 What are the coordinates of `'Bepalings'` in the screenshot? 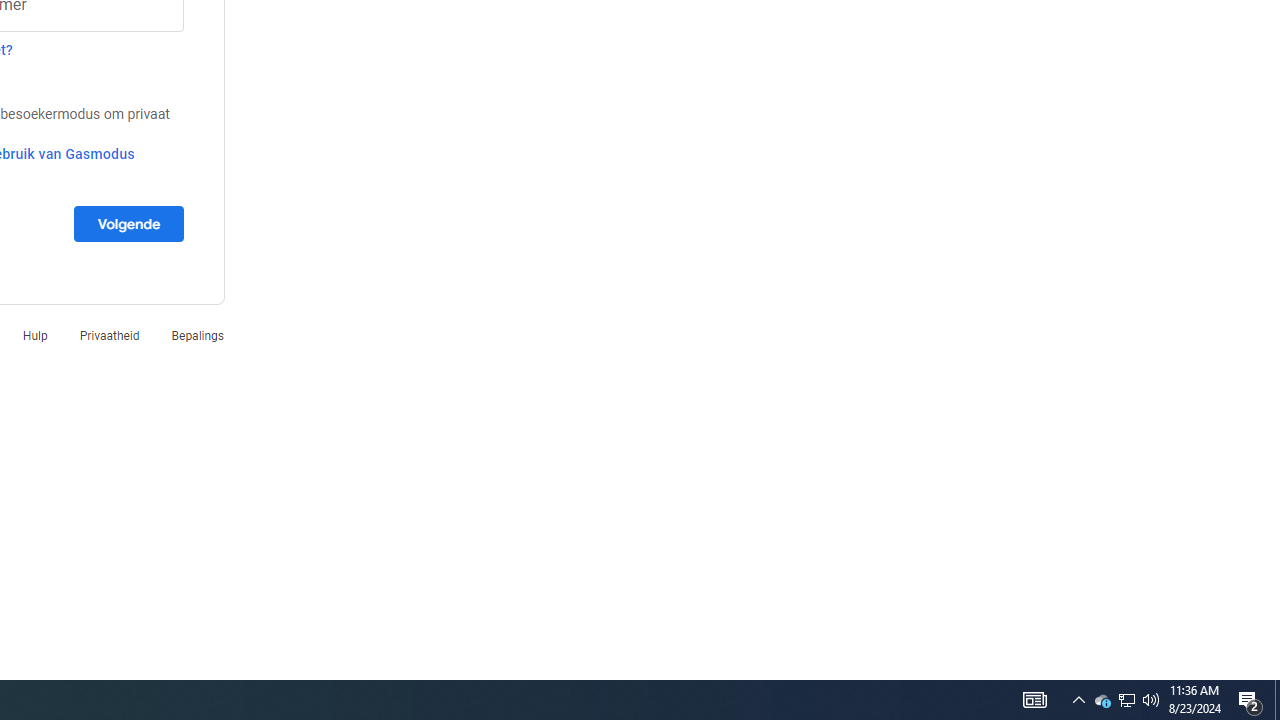 It's located at (197, 334).